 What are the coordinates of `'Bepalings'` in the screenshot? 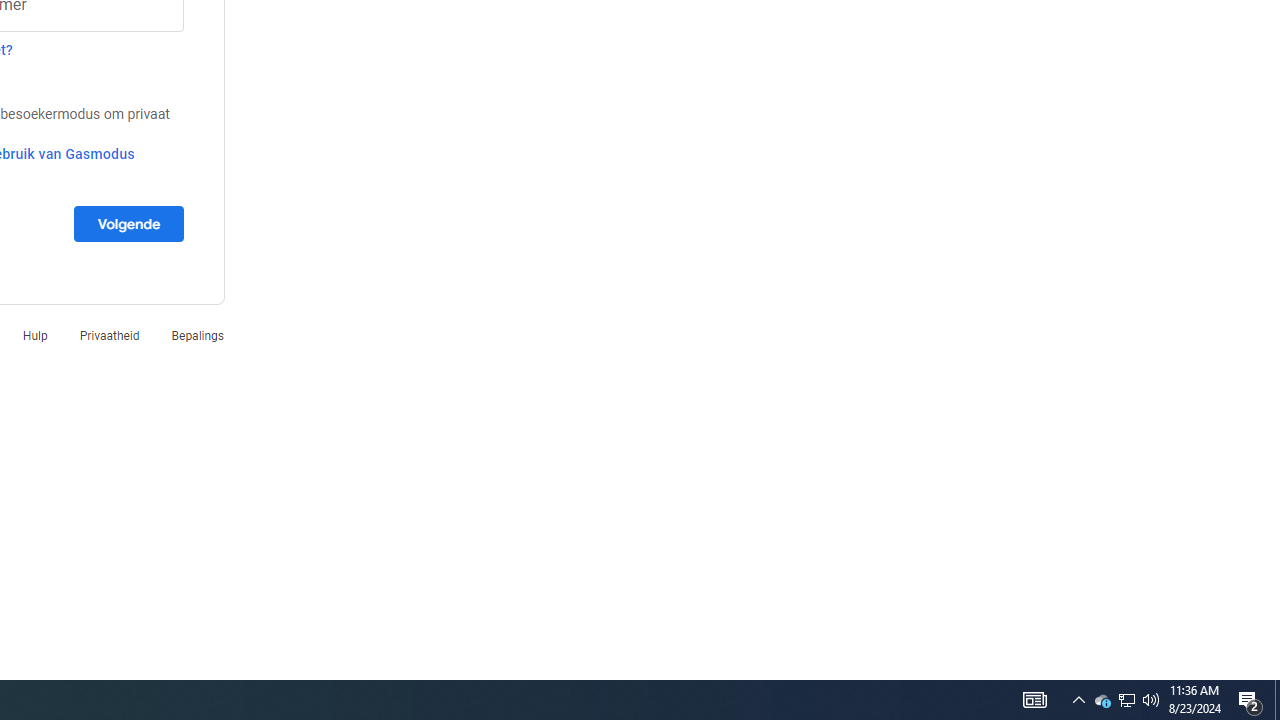 It's located at (197, 334).